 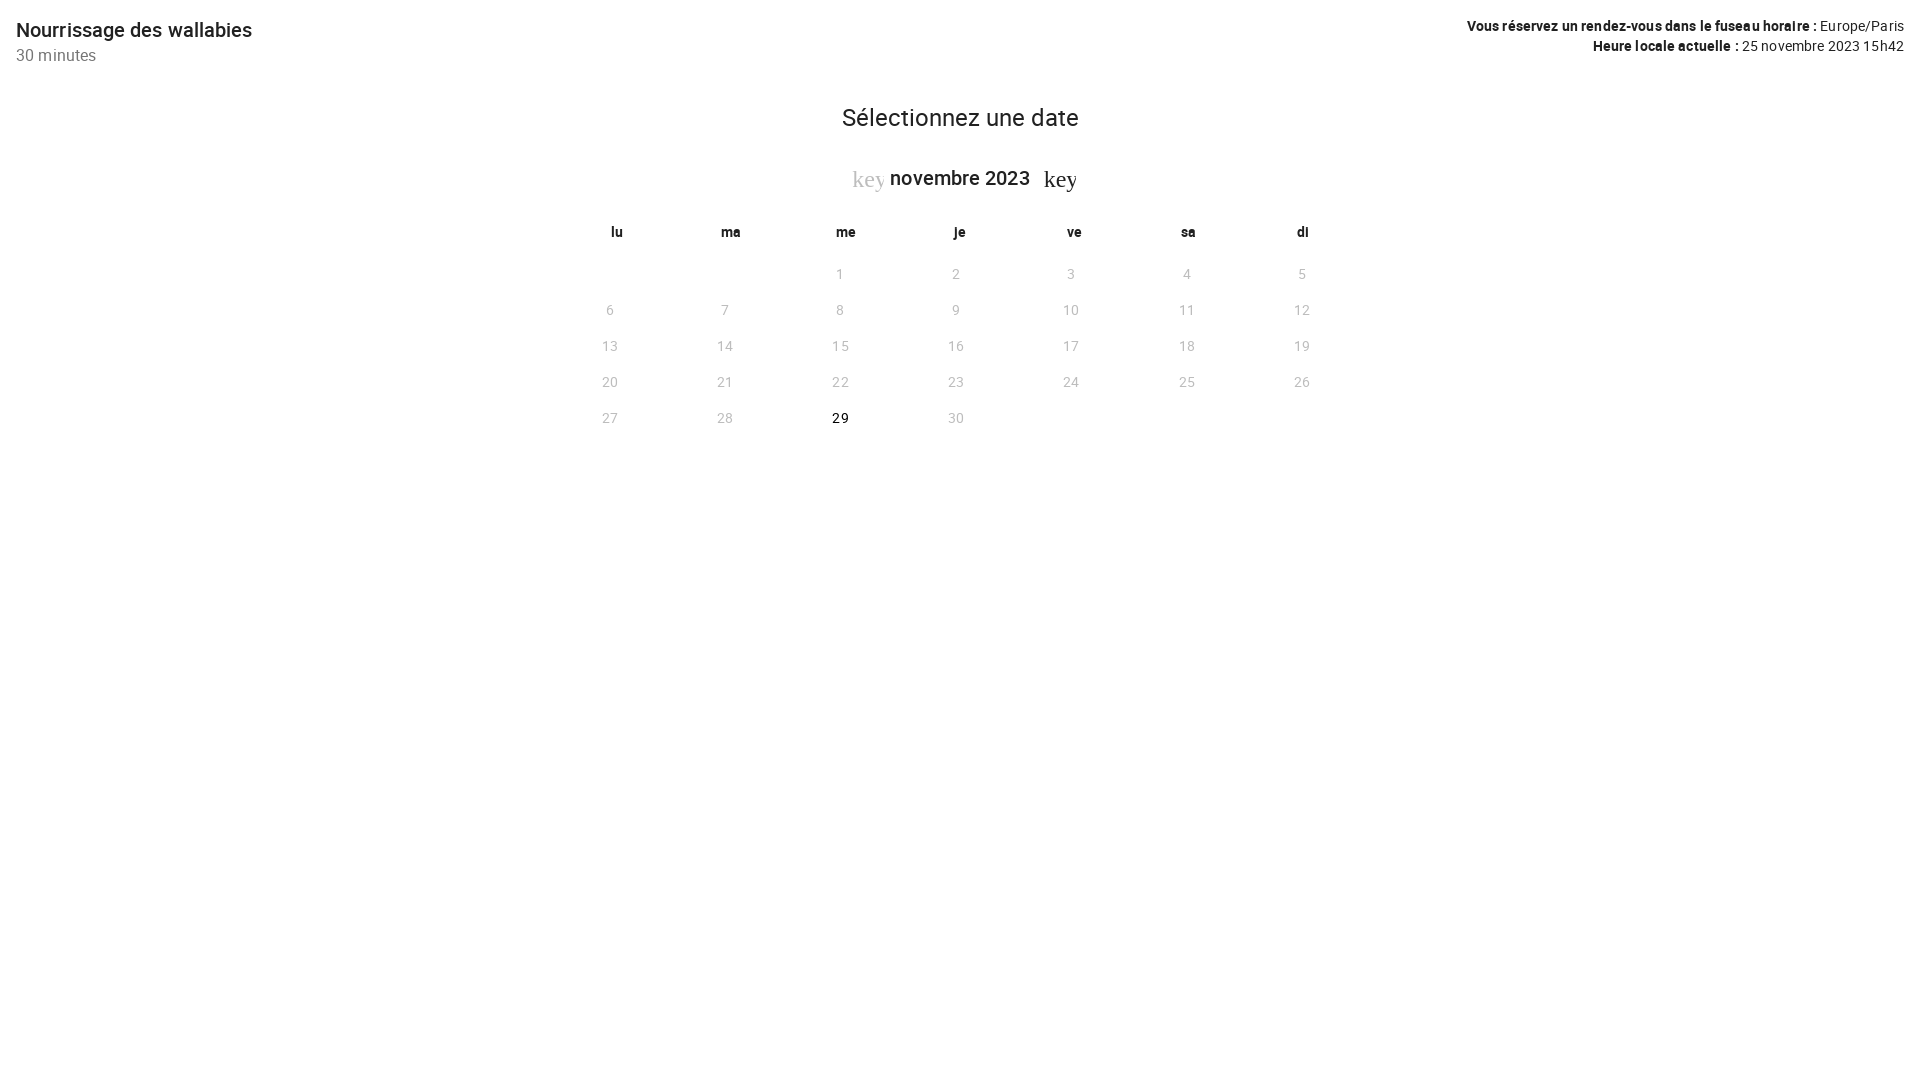 I want to click on '17', so click(x=1070, y=345).